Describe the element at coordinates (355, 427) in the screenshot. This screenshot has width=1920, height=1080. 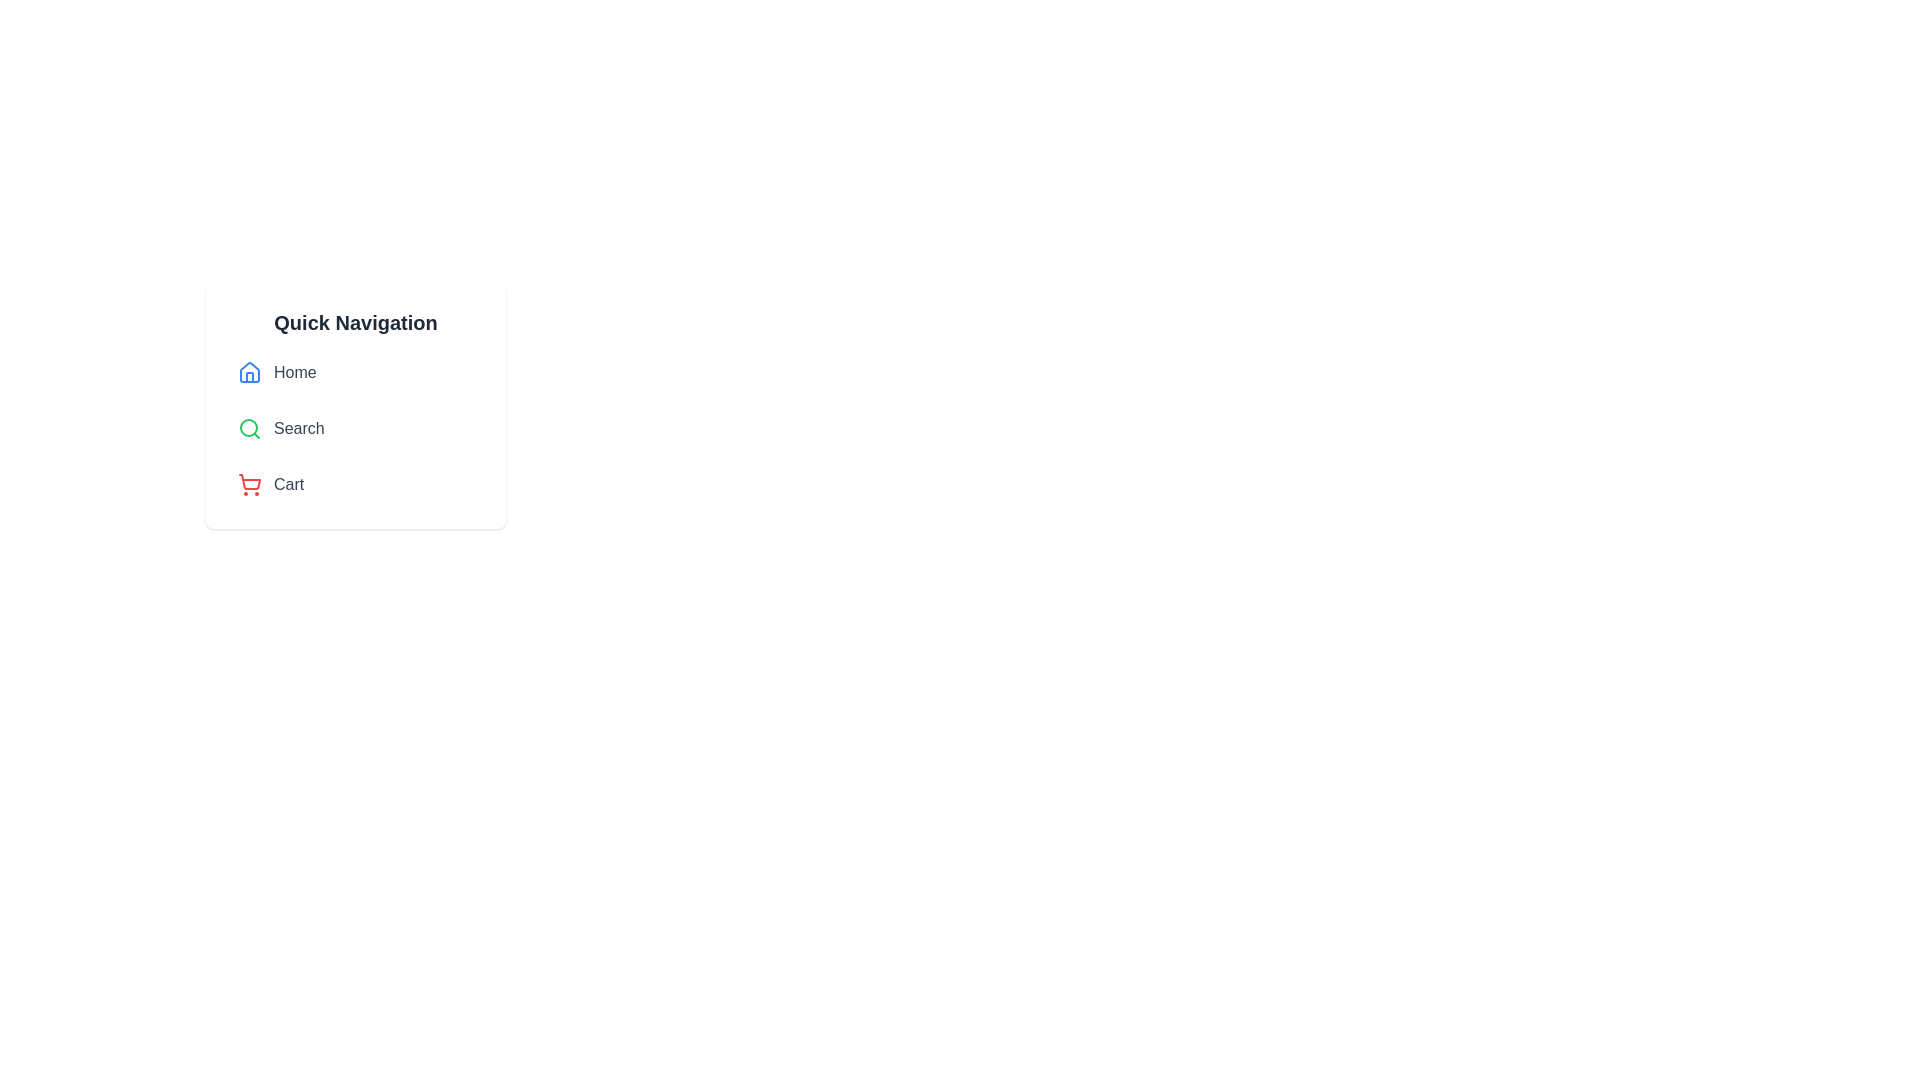
I see `the navigation menu` at that location.